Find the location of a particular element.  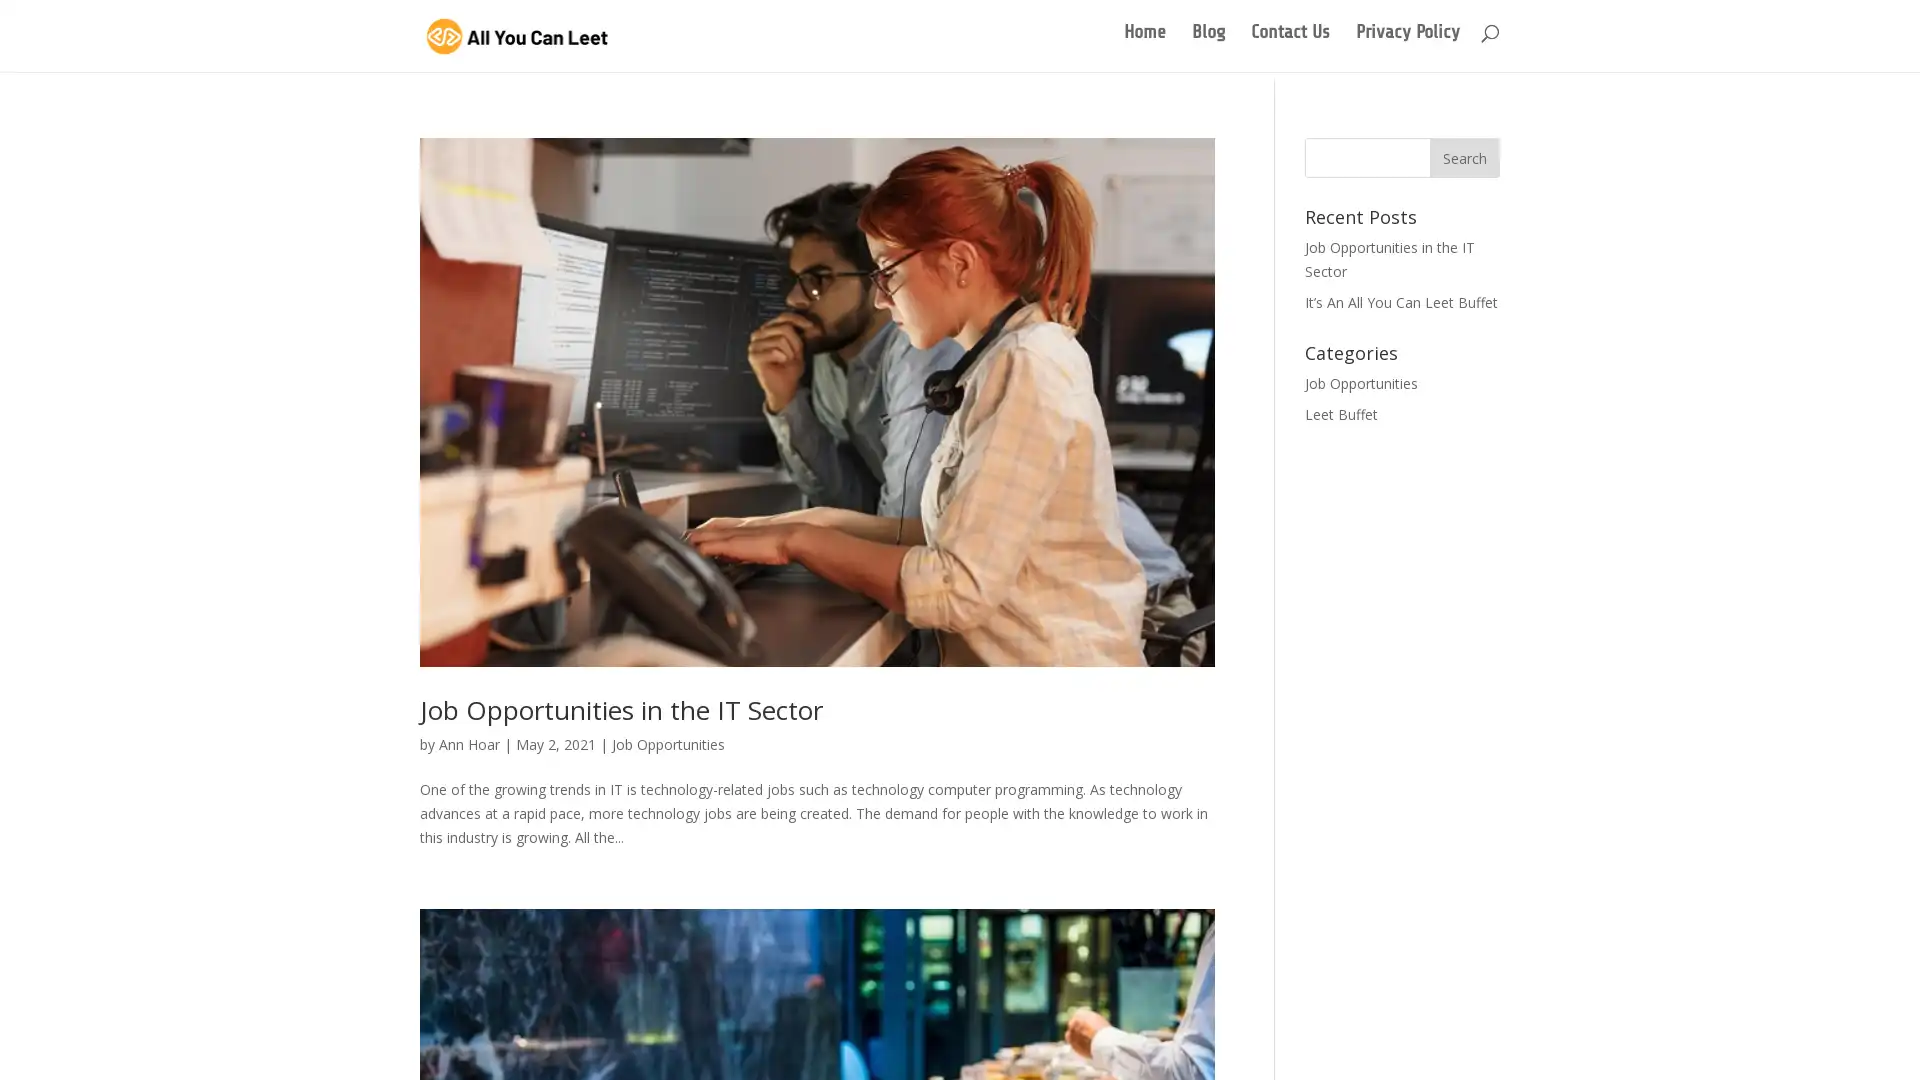

Search is located at coordinates (1464, 153).